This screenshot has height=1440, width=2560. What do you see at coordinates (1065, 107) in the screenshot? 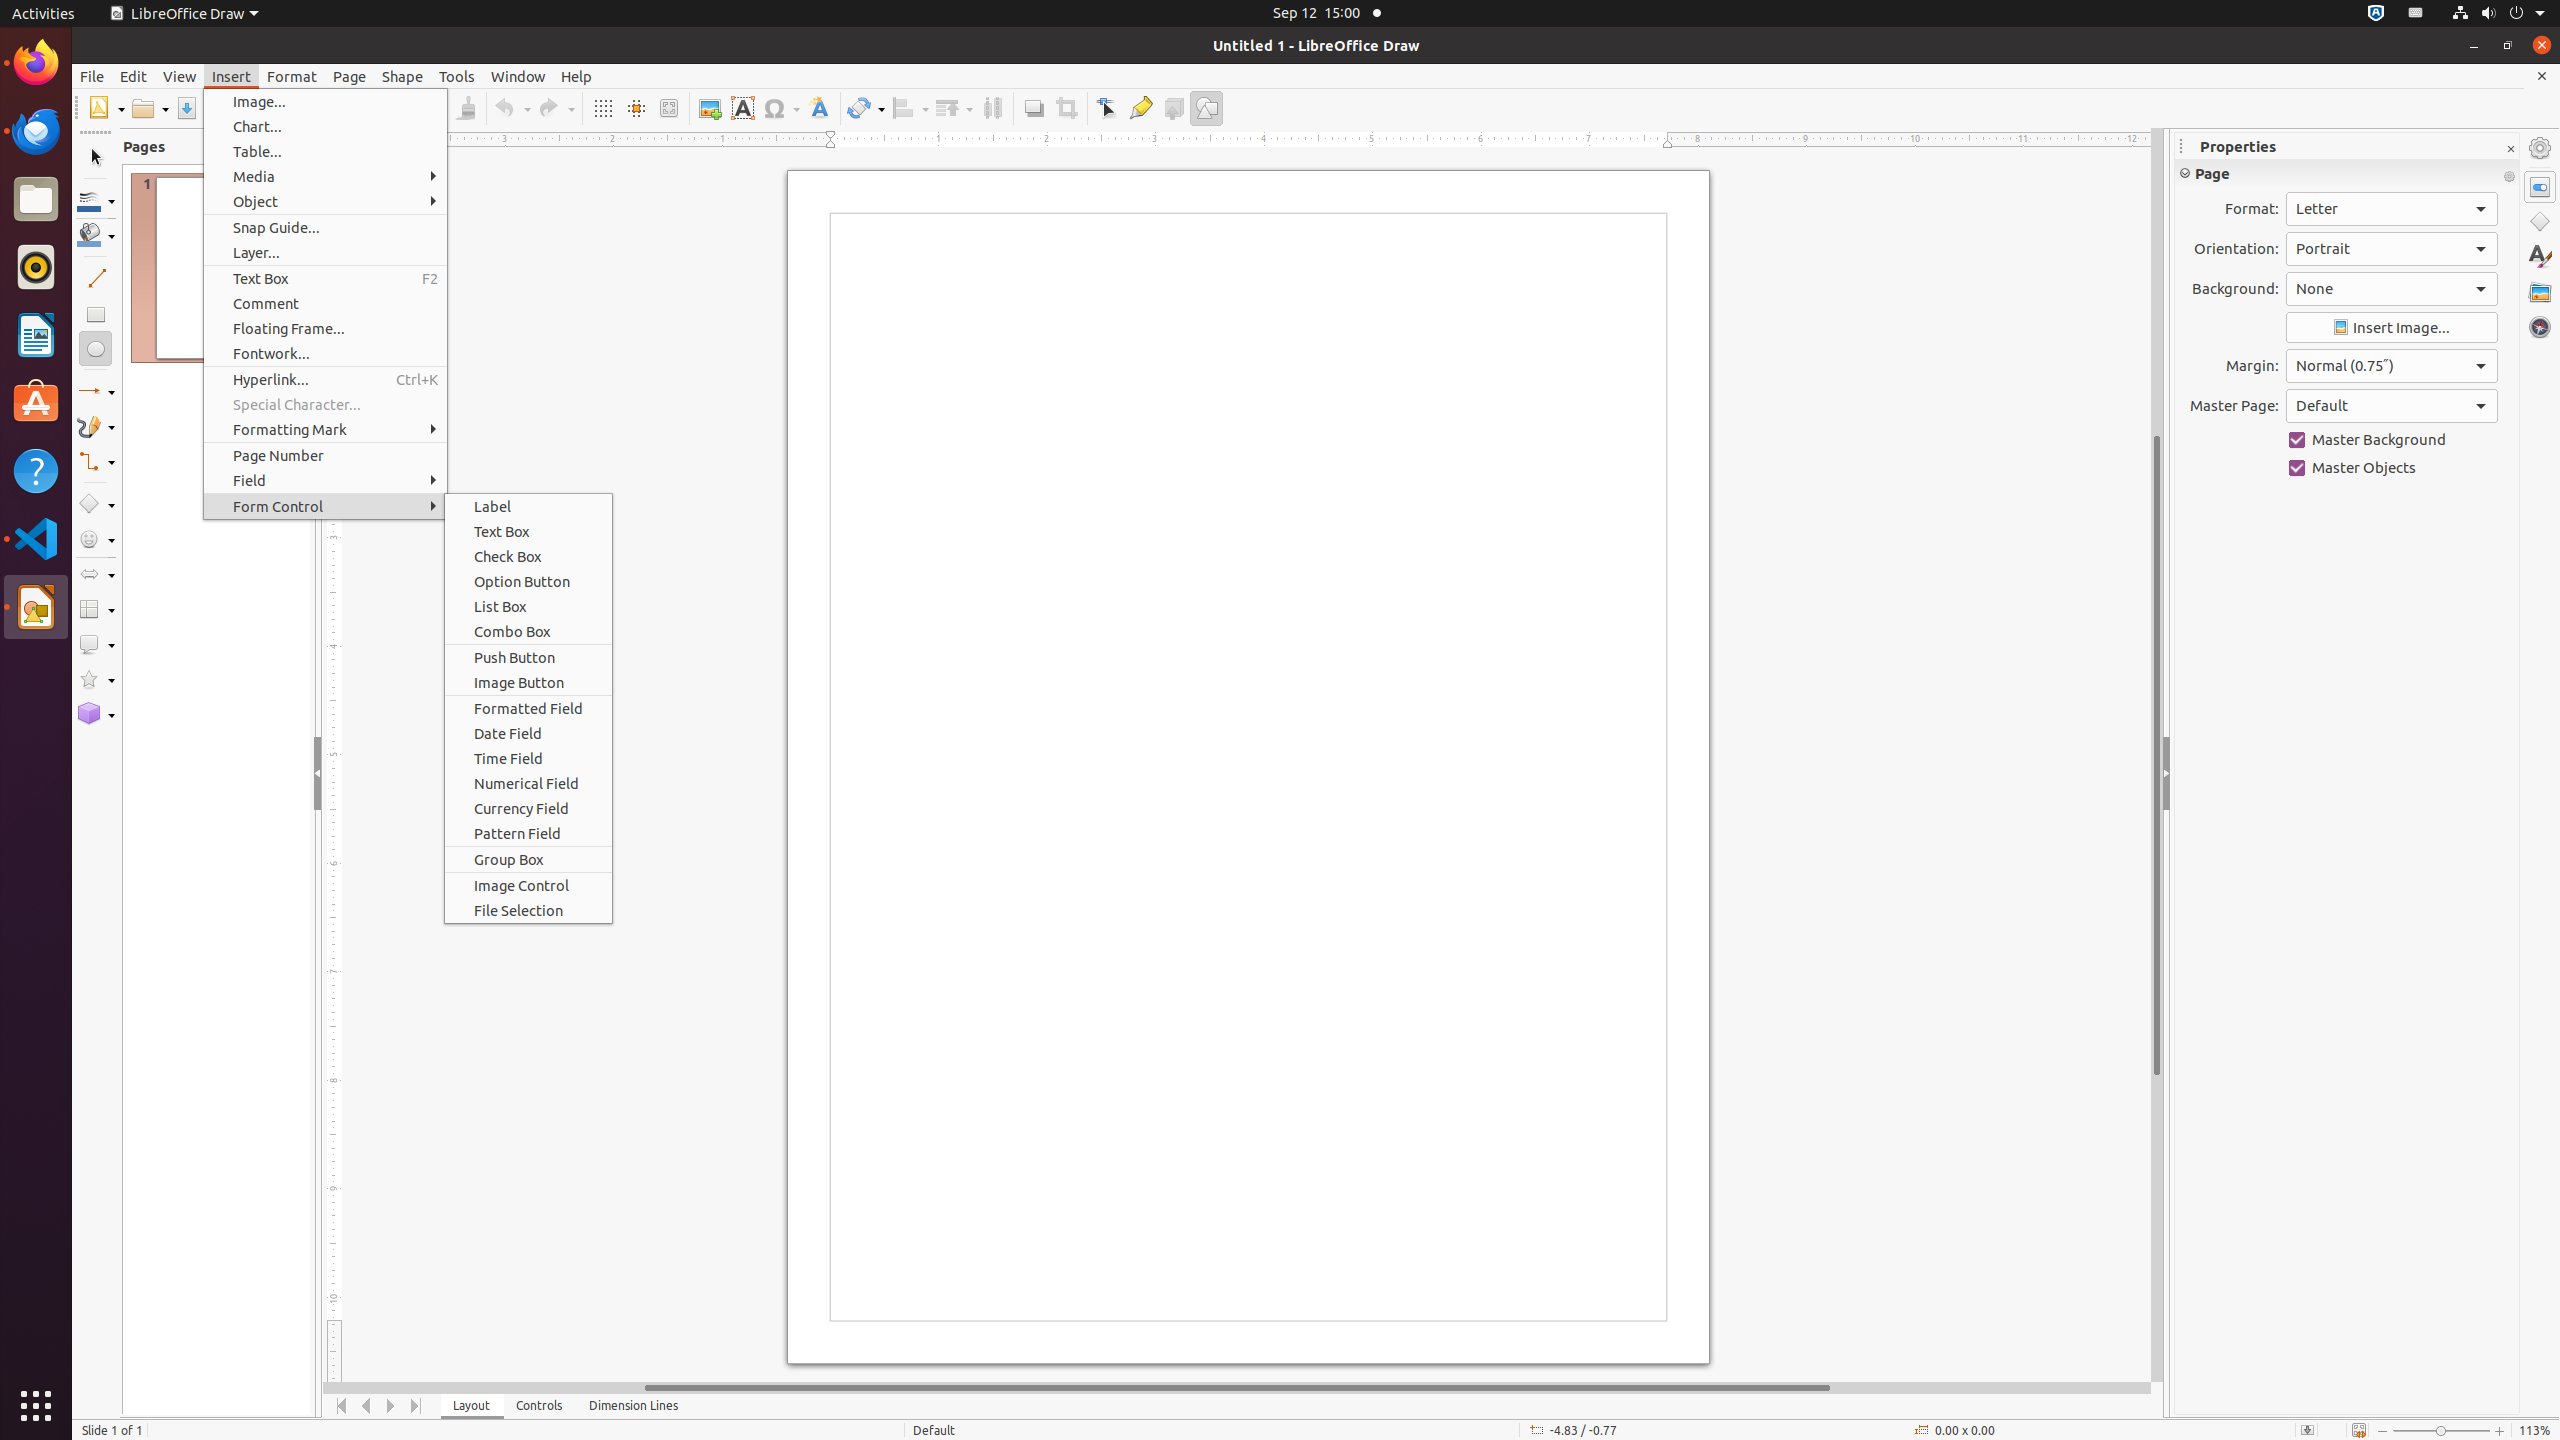
I see `'Crop'` at bounding box center [1065, 107].